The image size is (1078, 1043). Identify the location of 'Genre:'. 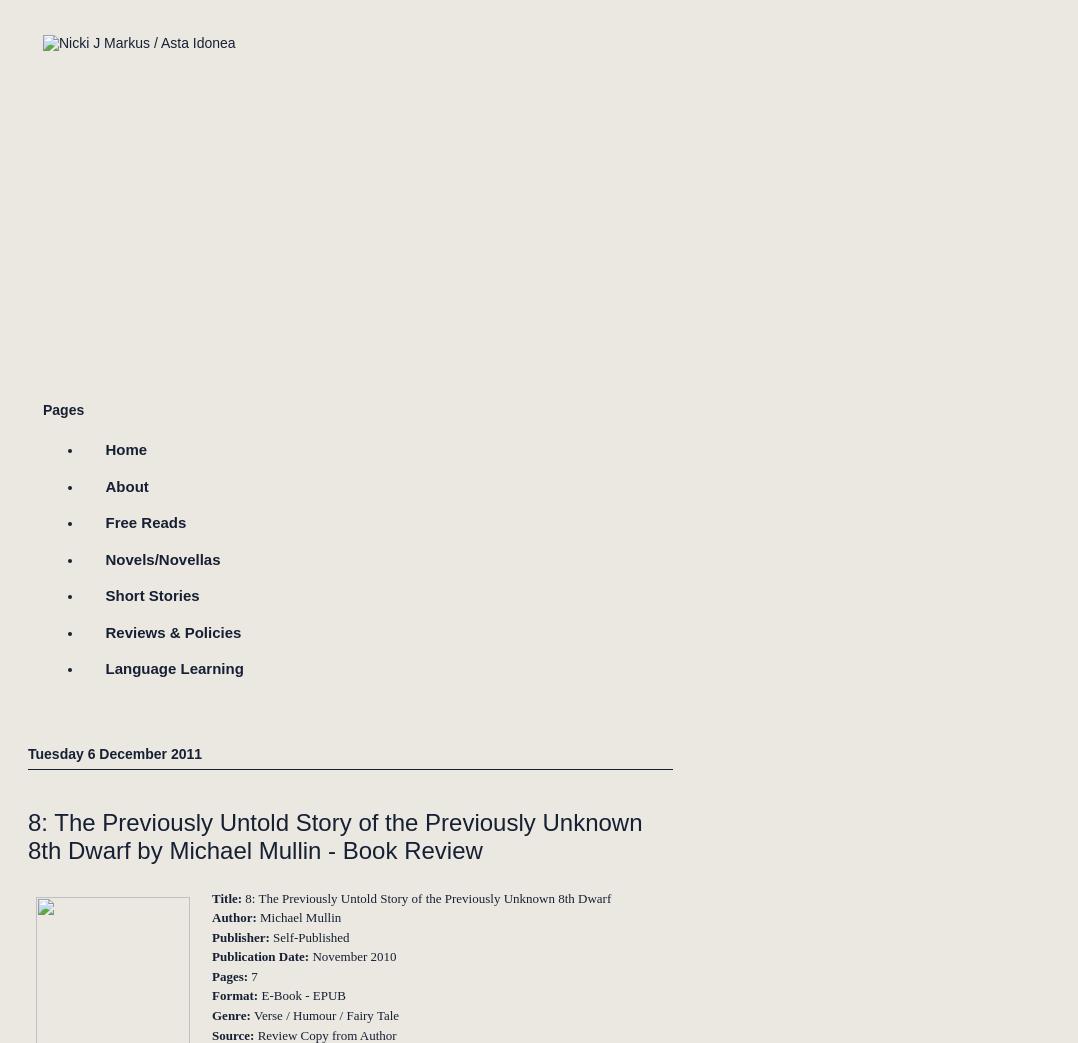
(231, 1015).